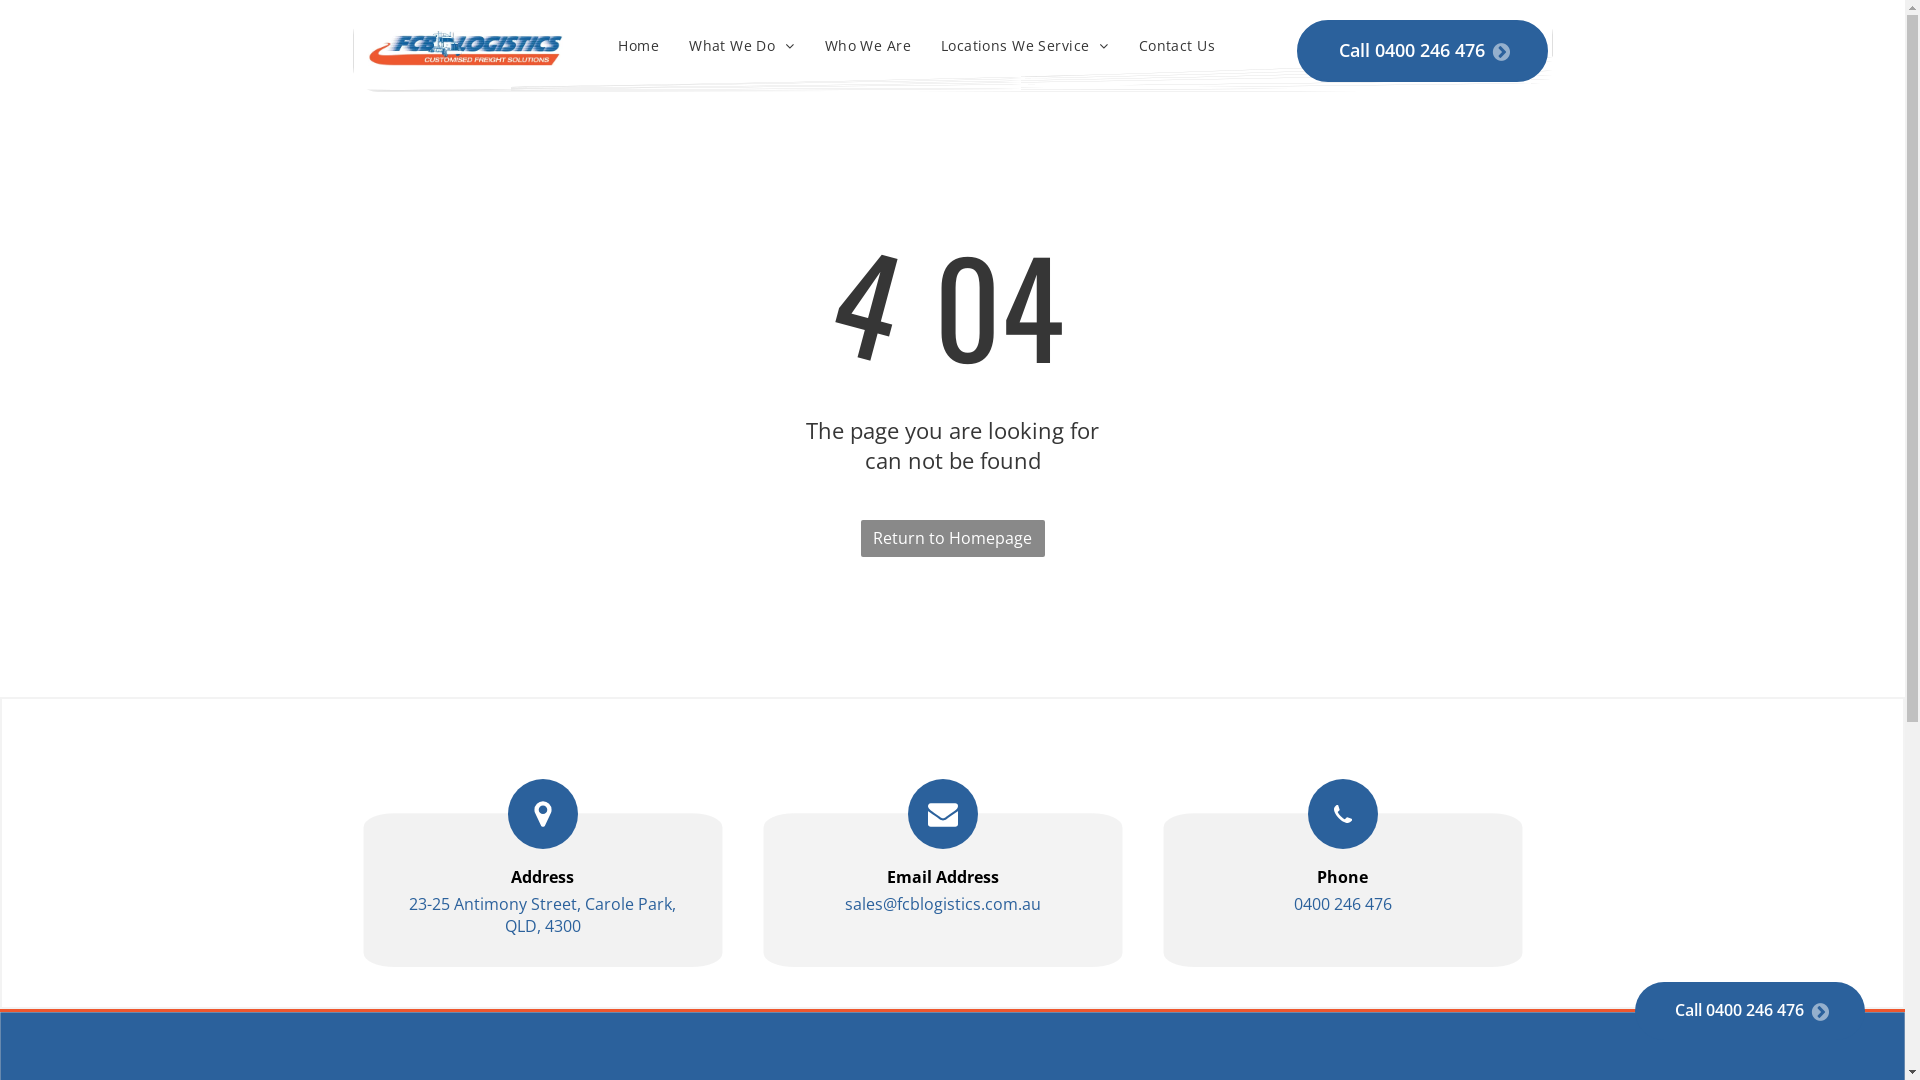 The width and height of the screenshot is (1920, 1080). I want to click on 'Return to Homepage', so click(950, 537).